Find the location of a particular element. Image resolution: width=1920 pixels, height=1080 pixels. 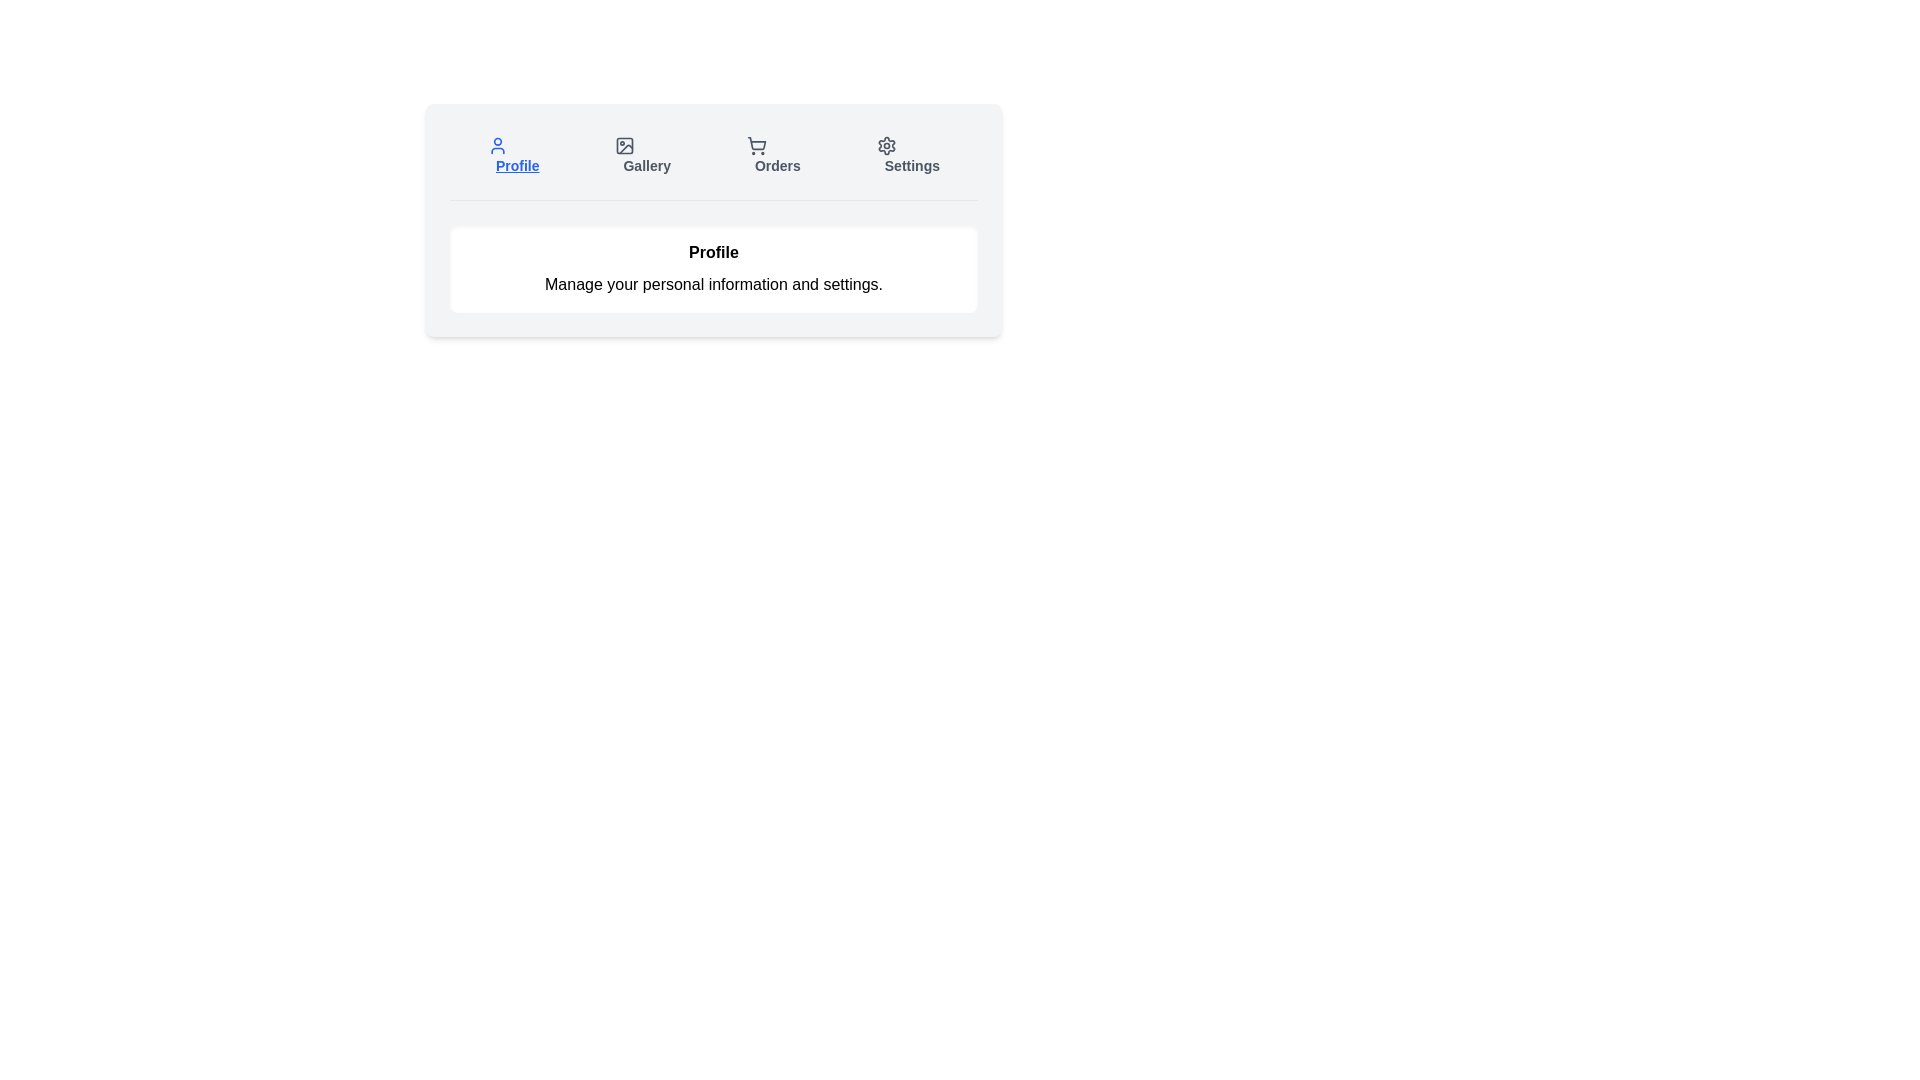

the tab labeled Profile to display its content is located at coordinates (513, 154).